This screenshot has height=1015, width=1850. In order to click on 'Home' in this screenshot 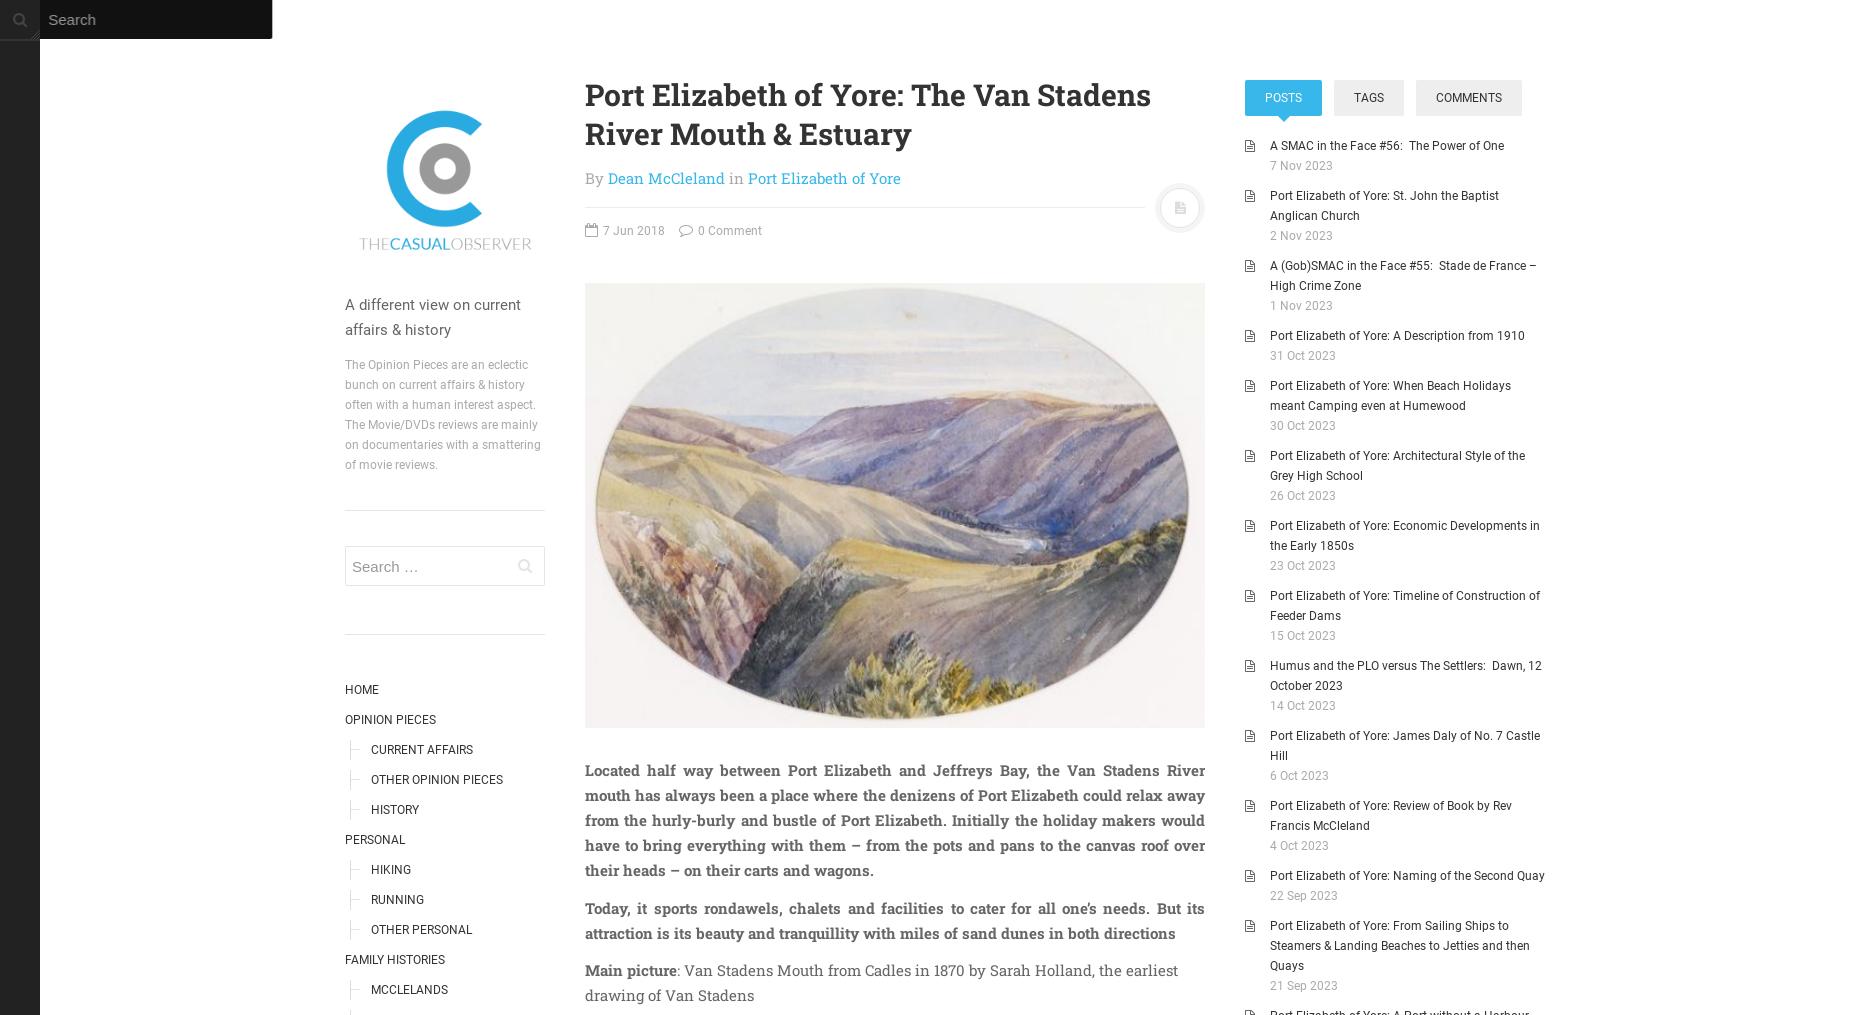, I will do `click(361, 688)`.